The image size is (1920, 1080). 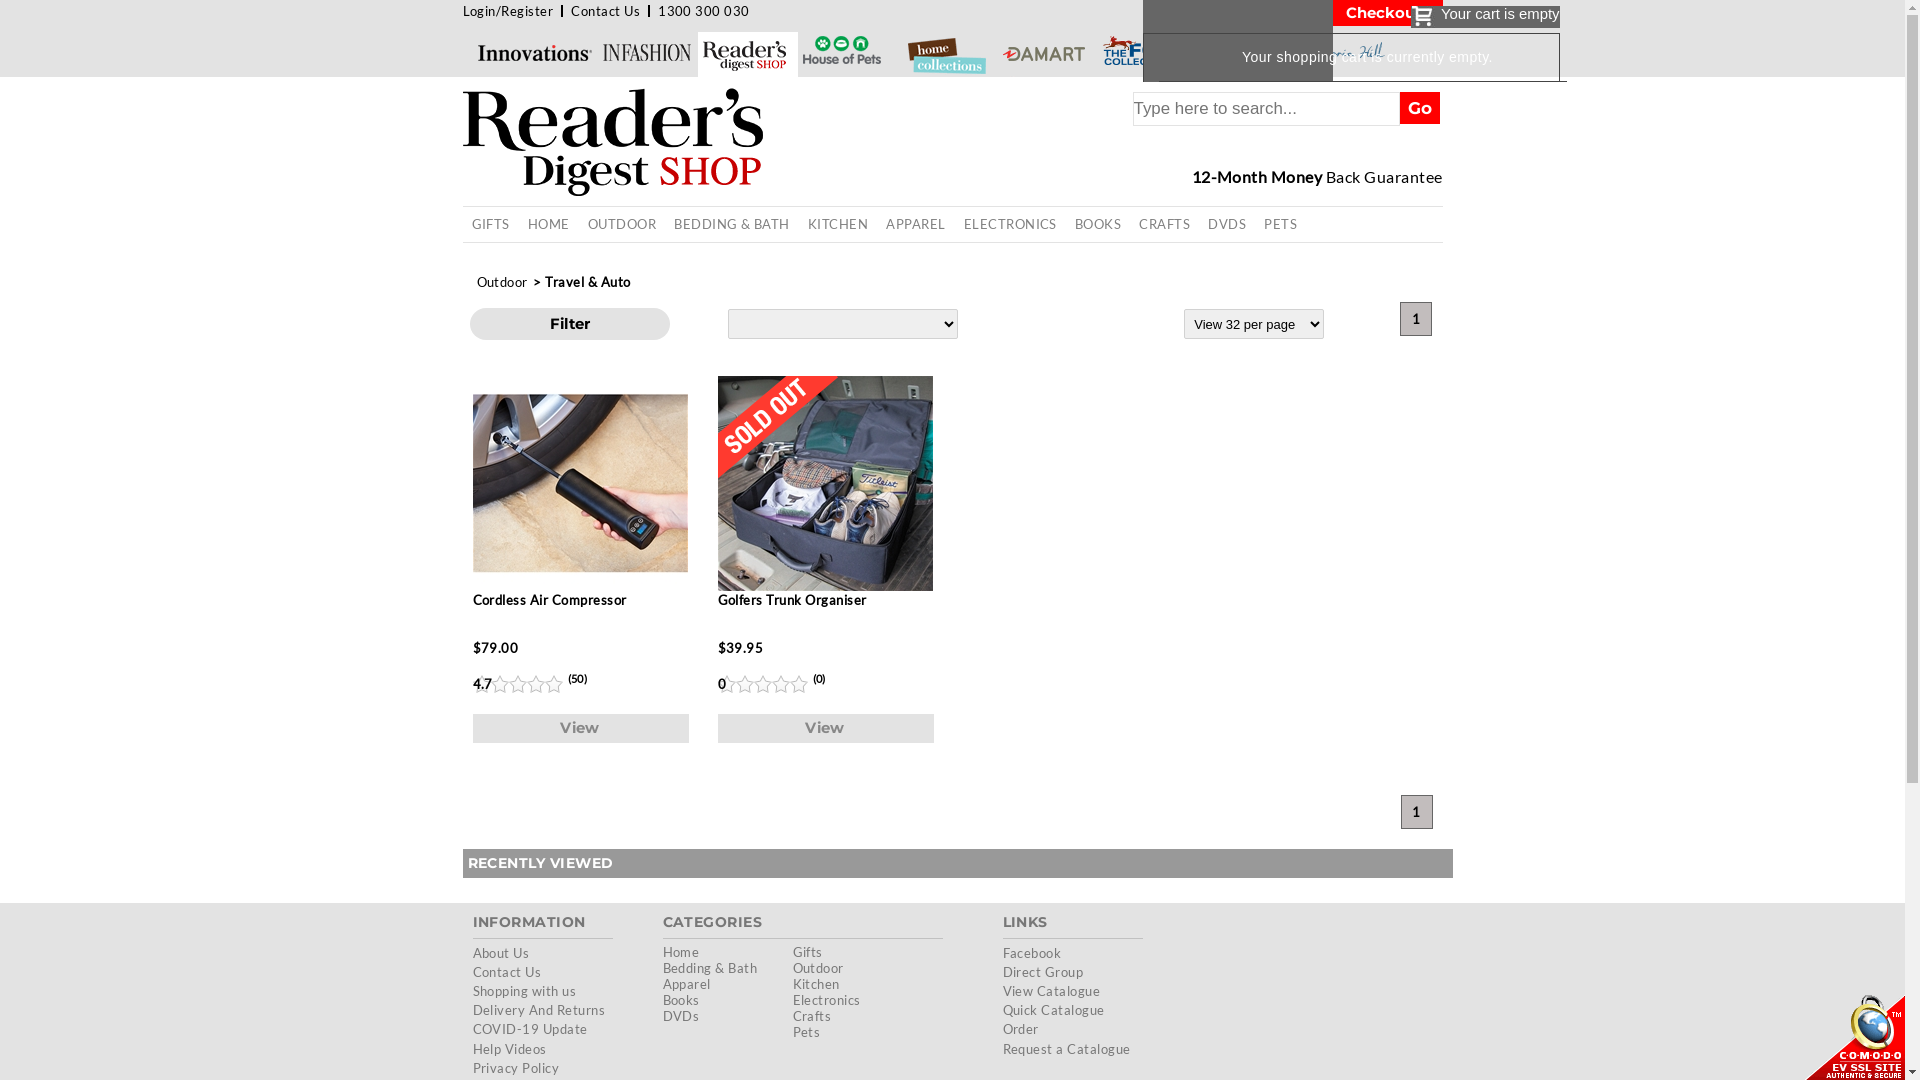 I want to click on 'Apparel', so click(x=662, y=982).